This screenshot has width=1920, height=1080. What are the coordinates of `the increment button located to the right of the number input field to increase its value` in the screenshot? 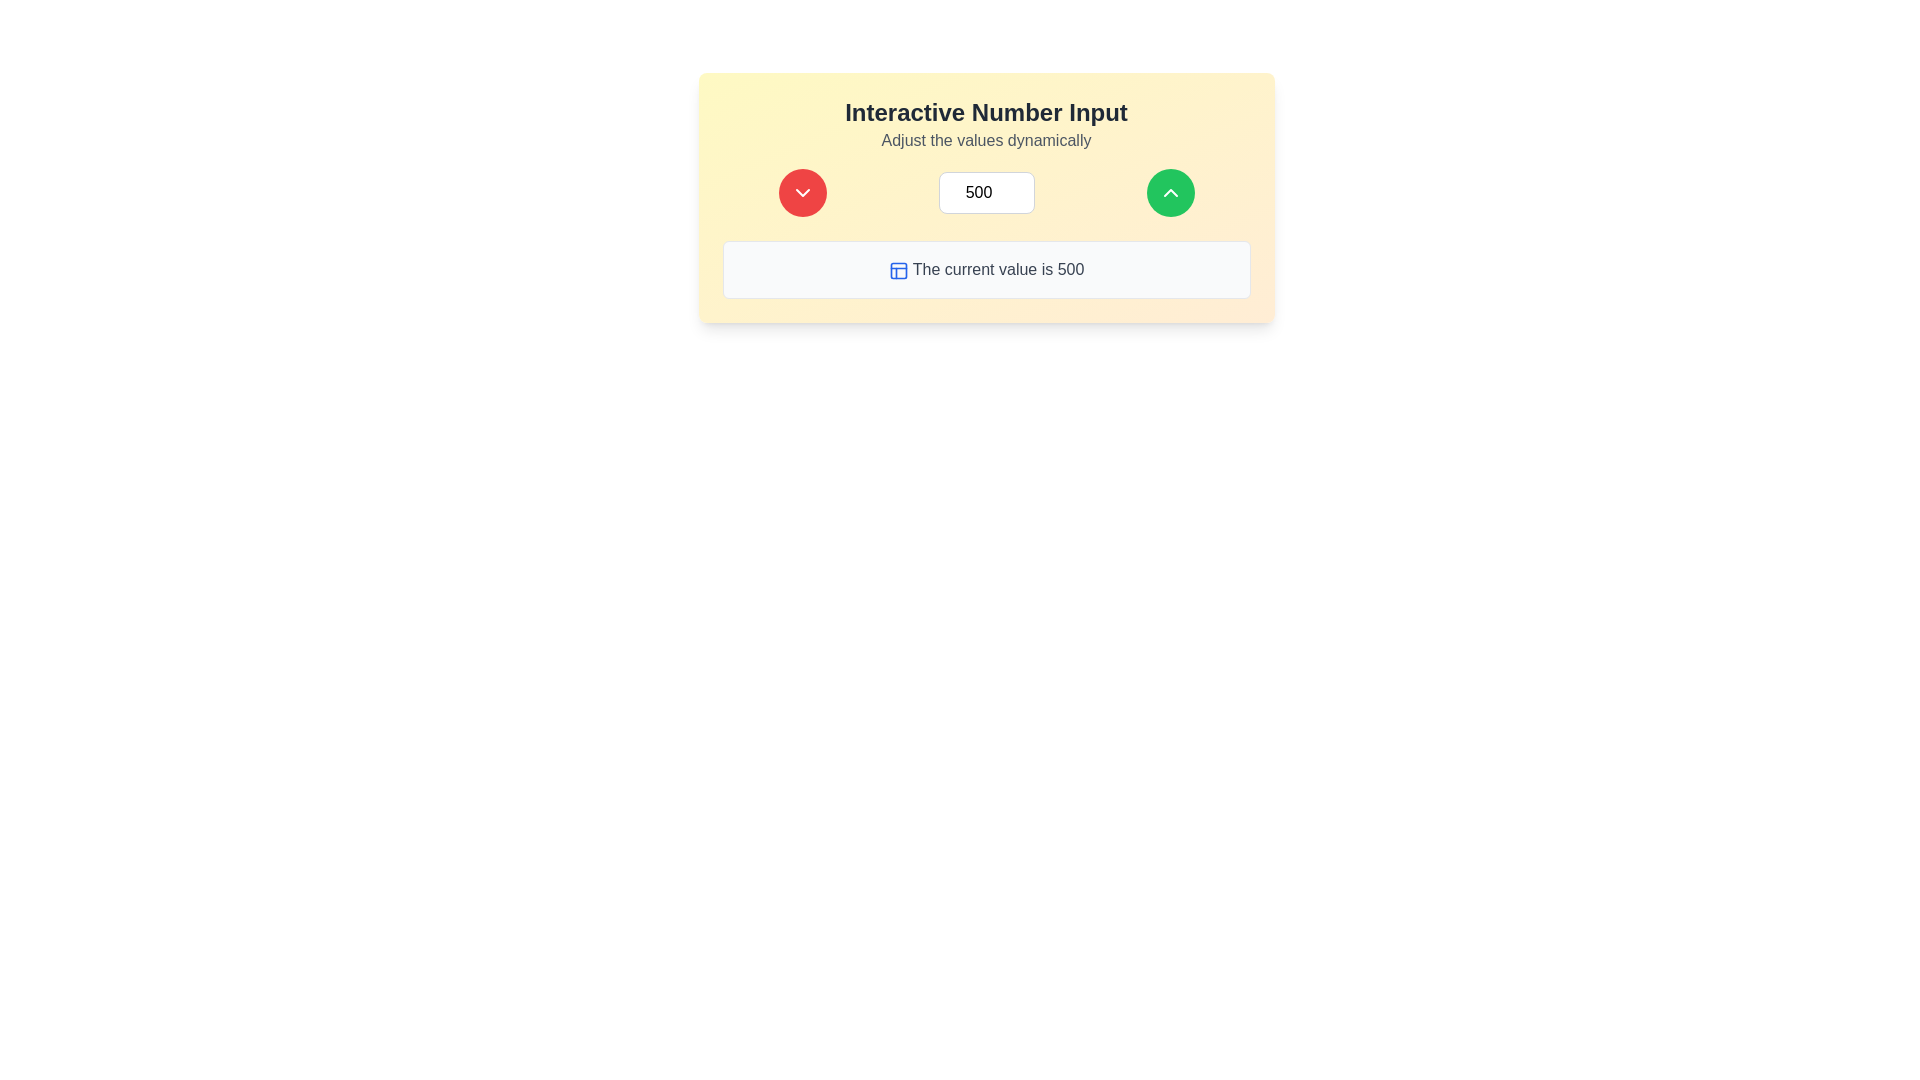 It's located at (1170, 192).